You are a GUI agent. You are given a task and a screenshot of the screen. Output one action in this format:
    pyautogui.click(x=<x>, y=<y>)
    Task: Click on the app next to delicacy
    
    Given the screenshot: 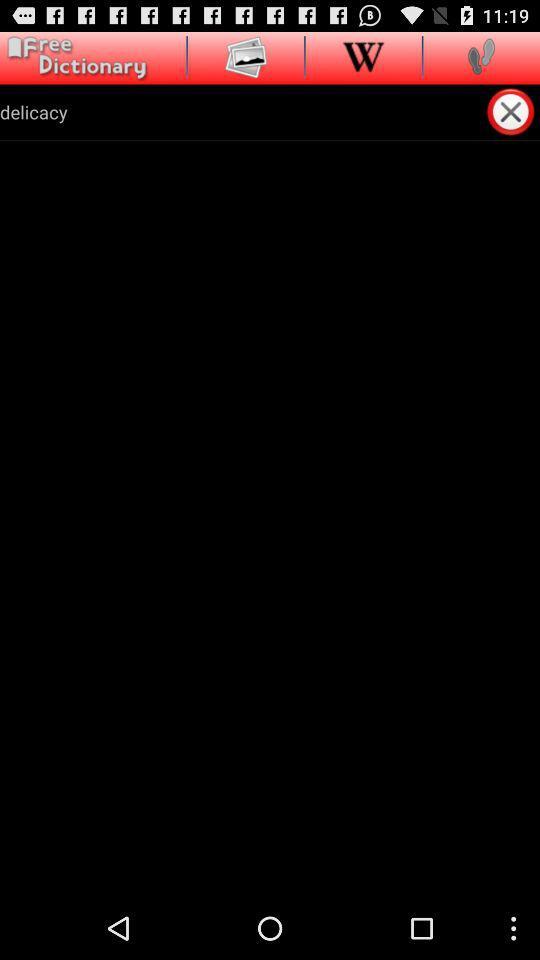 What is the action you would take?
    pyautogui.click(x=512, y=111)
    